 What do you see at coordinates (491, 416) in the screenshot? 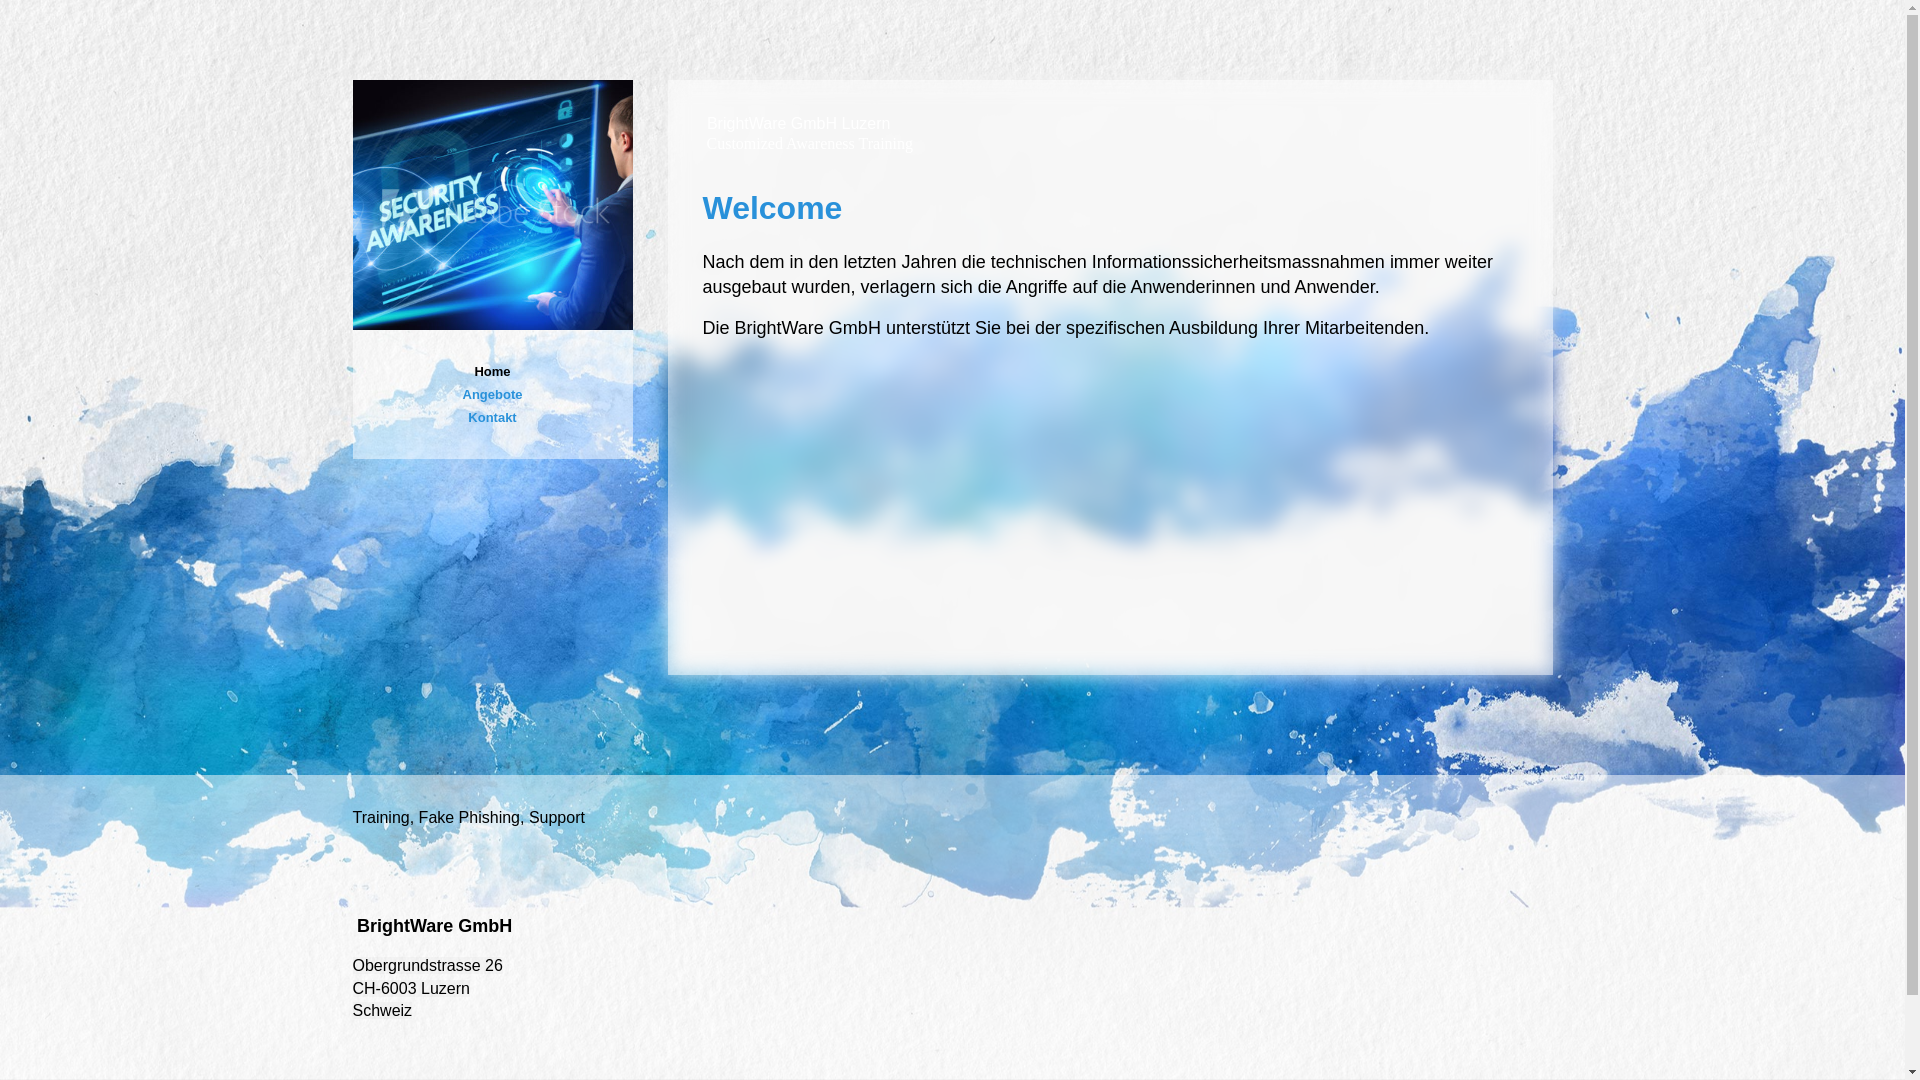
I see `'Kontakt'` at bounding box center [491, 416].